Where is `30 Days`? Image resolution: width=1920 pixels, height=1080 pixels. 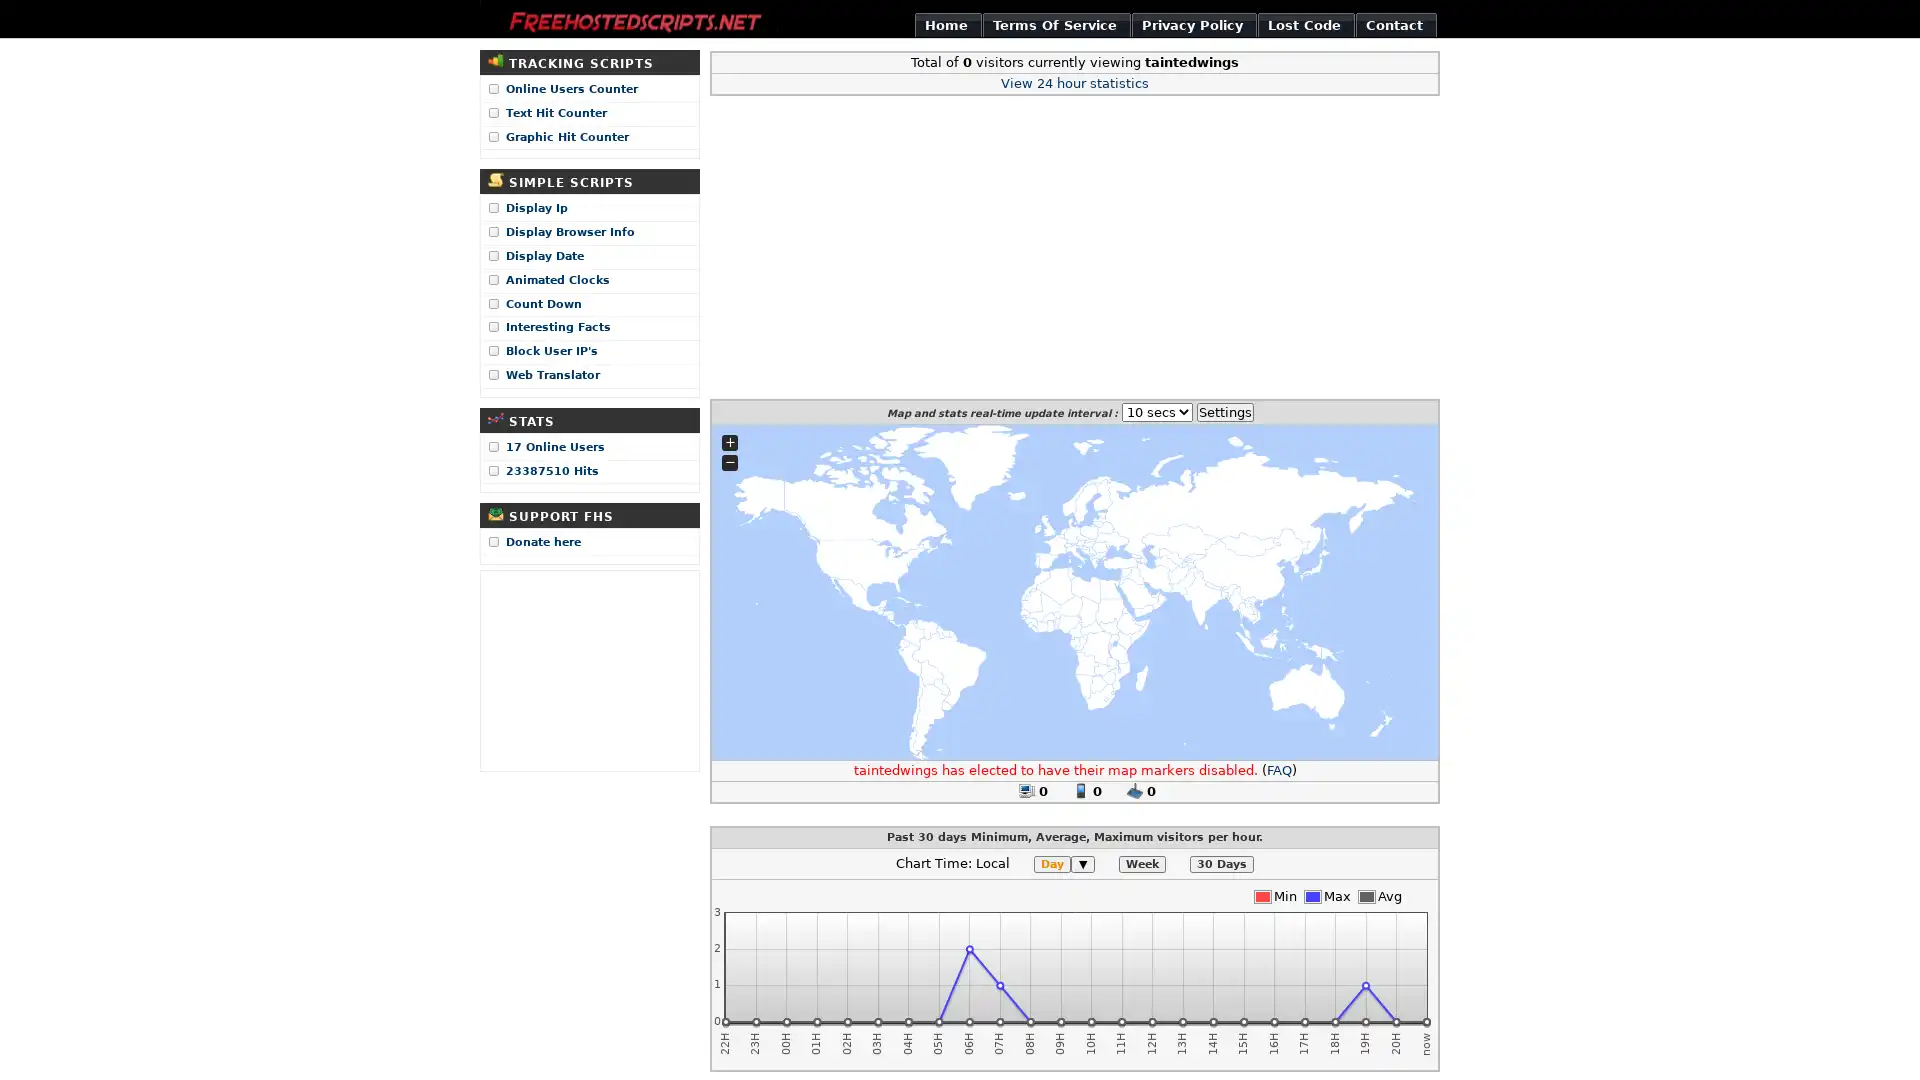
30 Days is located at coordinates (1221, 863).